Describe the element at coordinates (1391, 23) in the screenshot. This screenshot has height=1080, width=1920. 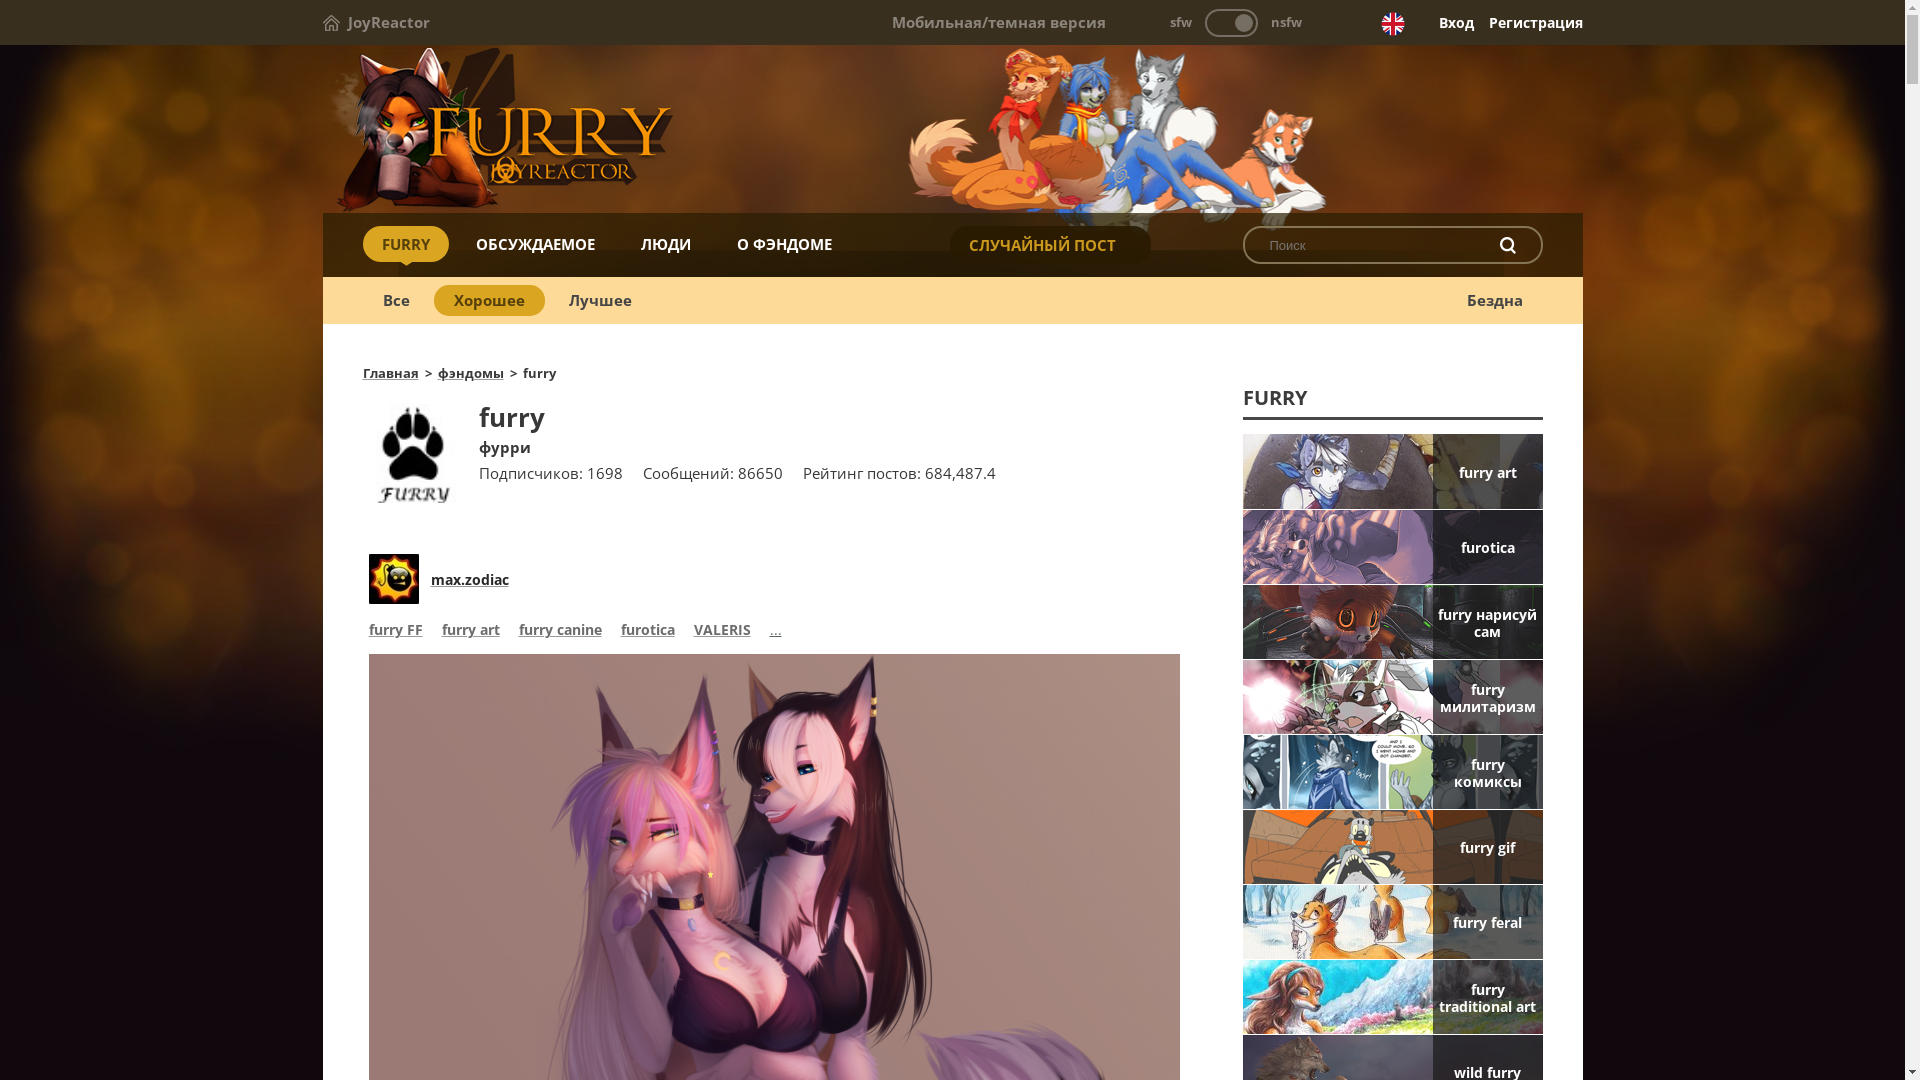
I see `'English version'` at that location.